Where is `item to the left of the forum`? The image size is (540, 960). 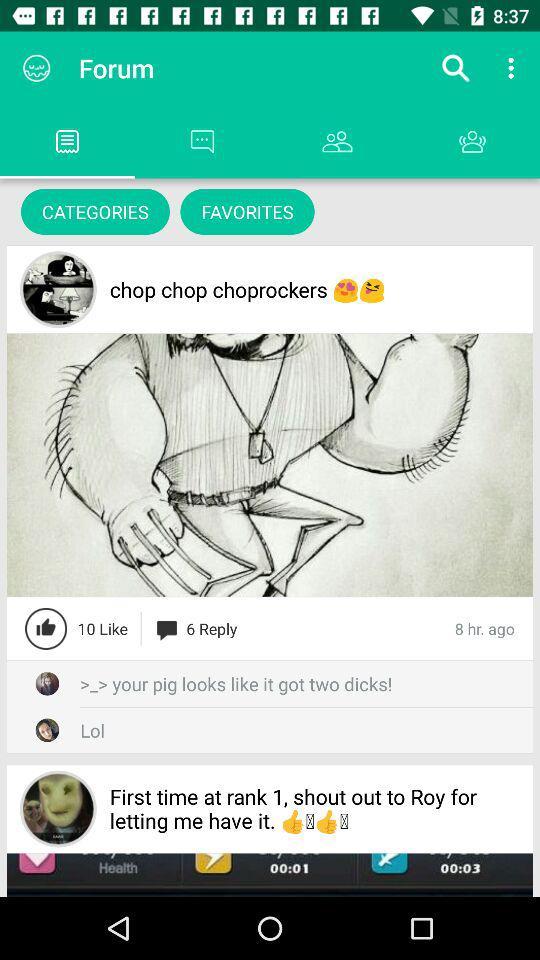 item to the left of the forum is located at coordinates (36, 68).